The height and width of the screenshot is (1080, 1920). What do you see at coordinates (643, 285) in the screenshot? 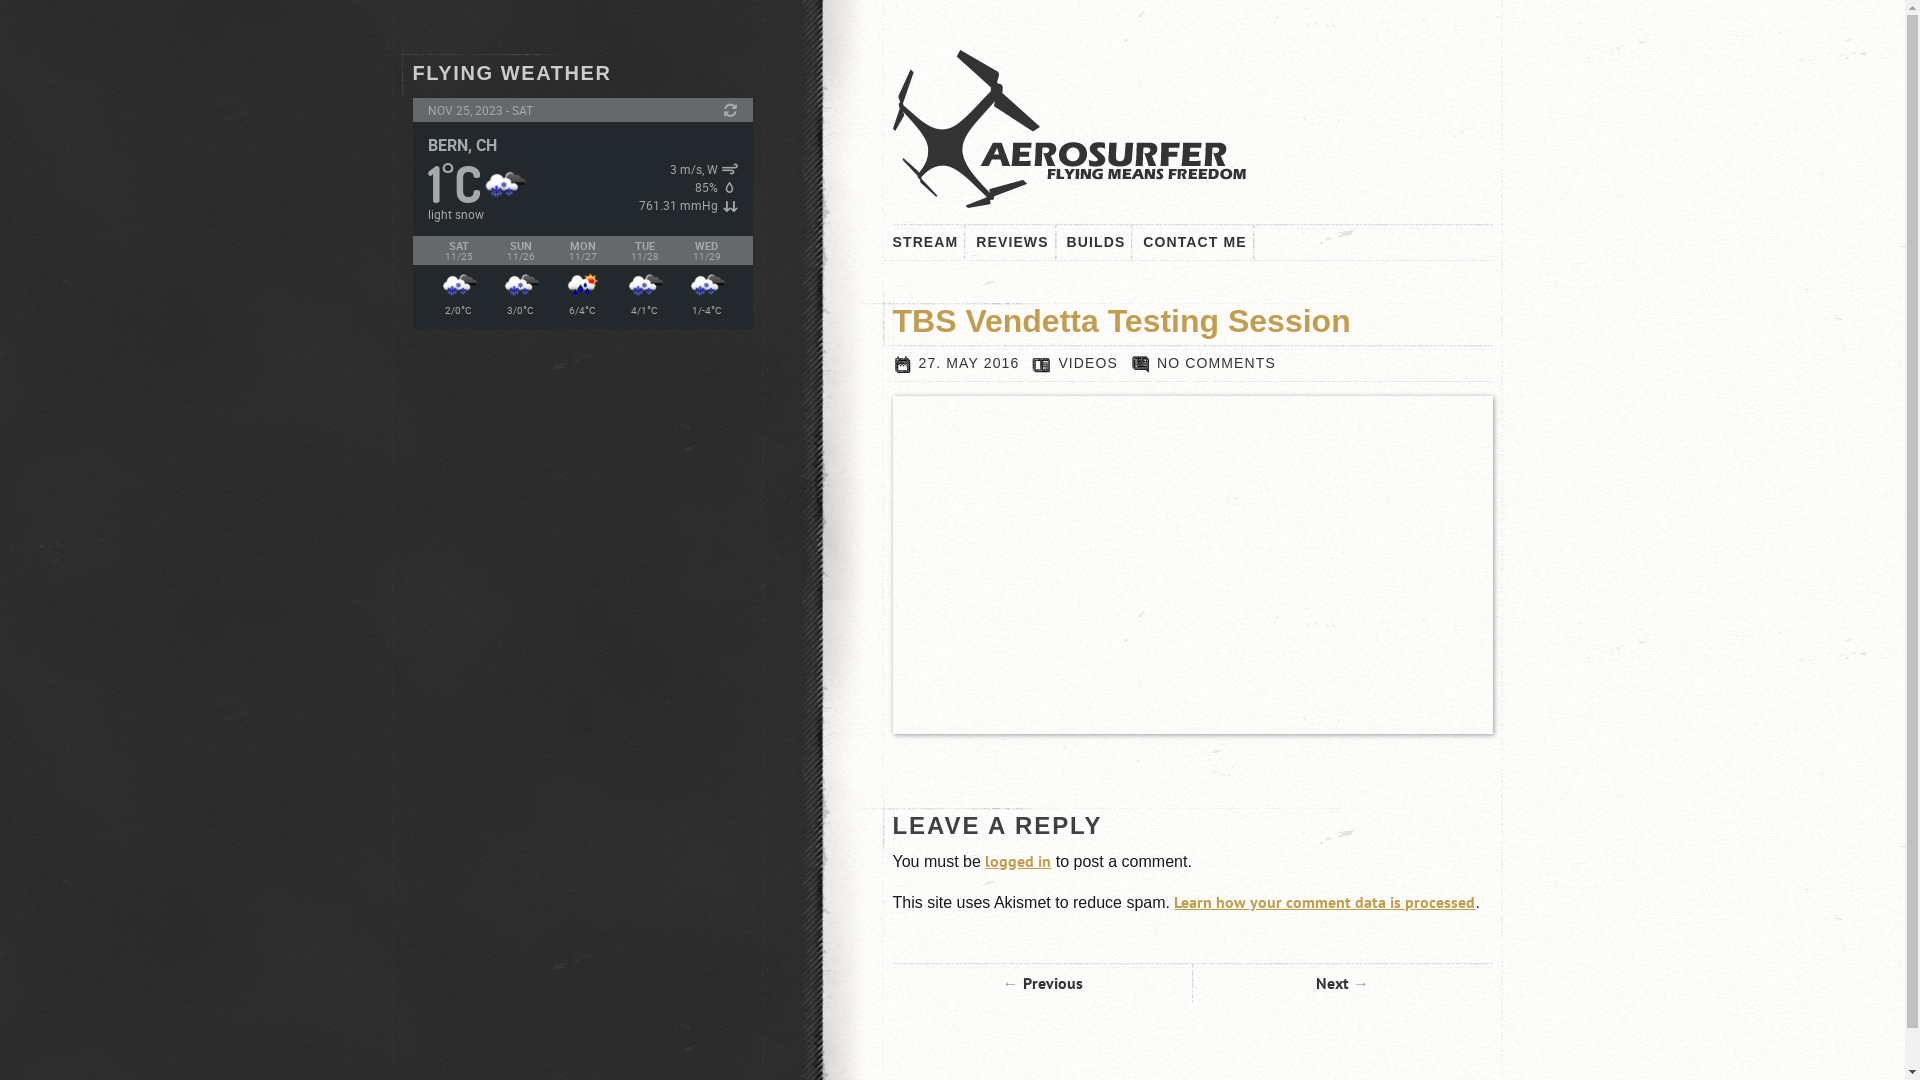
I see `'rain and snow'` at bounding box center [643, 285].